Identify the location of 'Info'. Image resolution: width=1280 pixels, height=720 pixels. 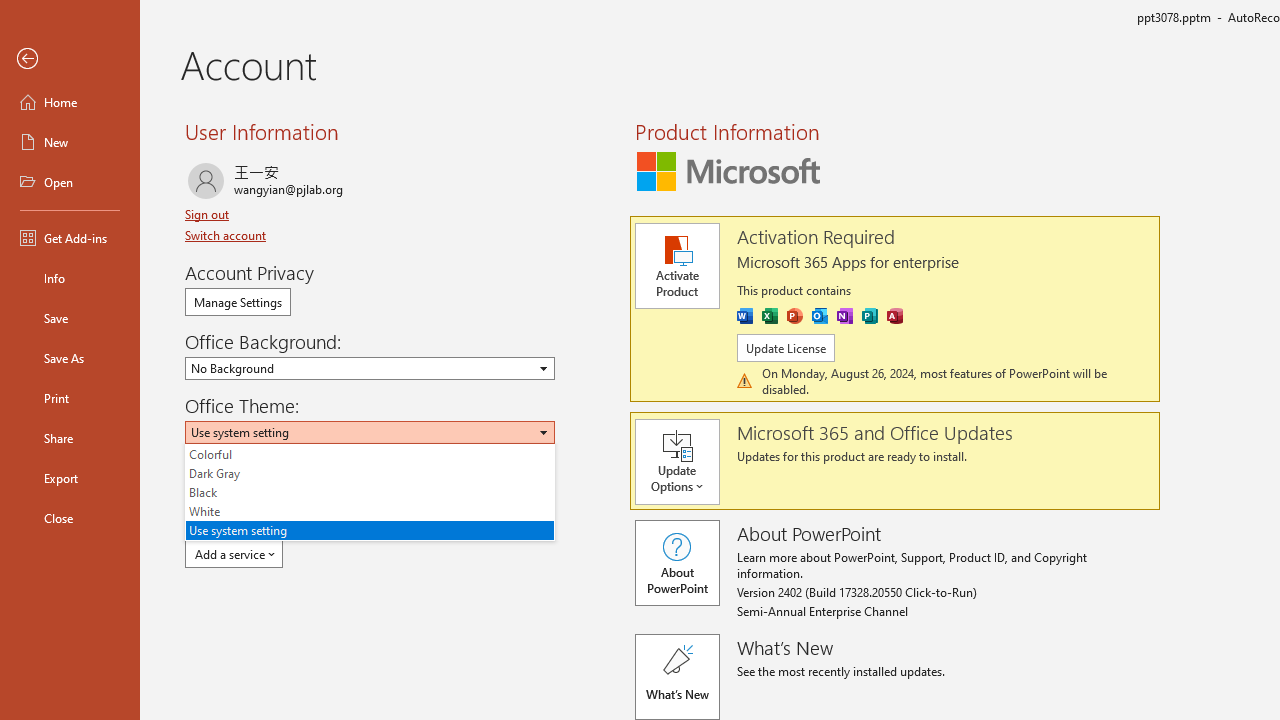
(69, 277).